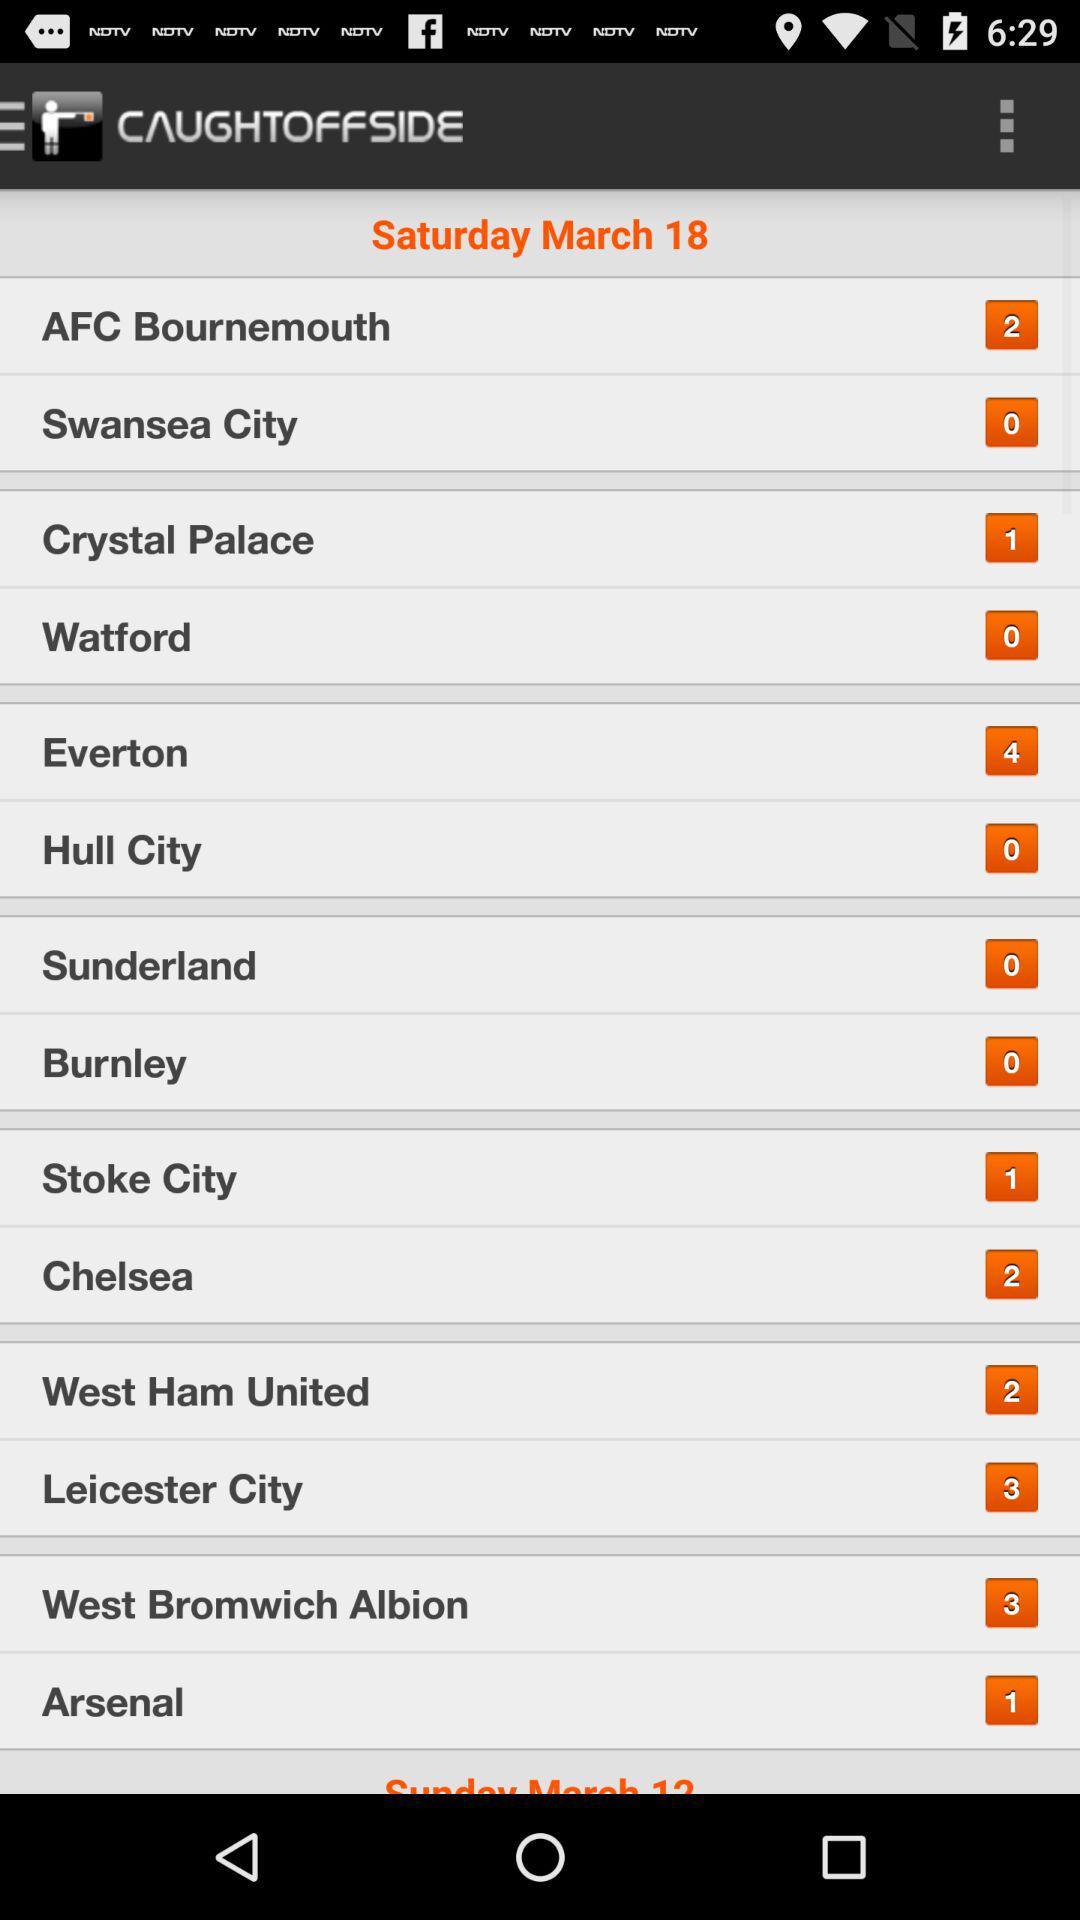  I want to click on item to the right of the saturday march 18 app, so click(1006, 124).